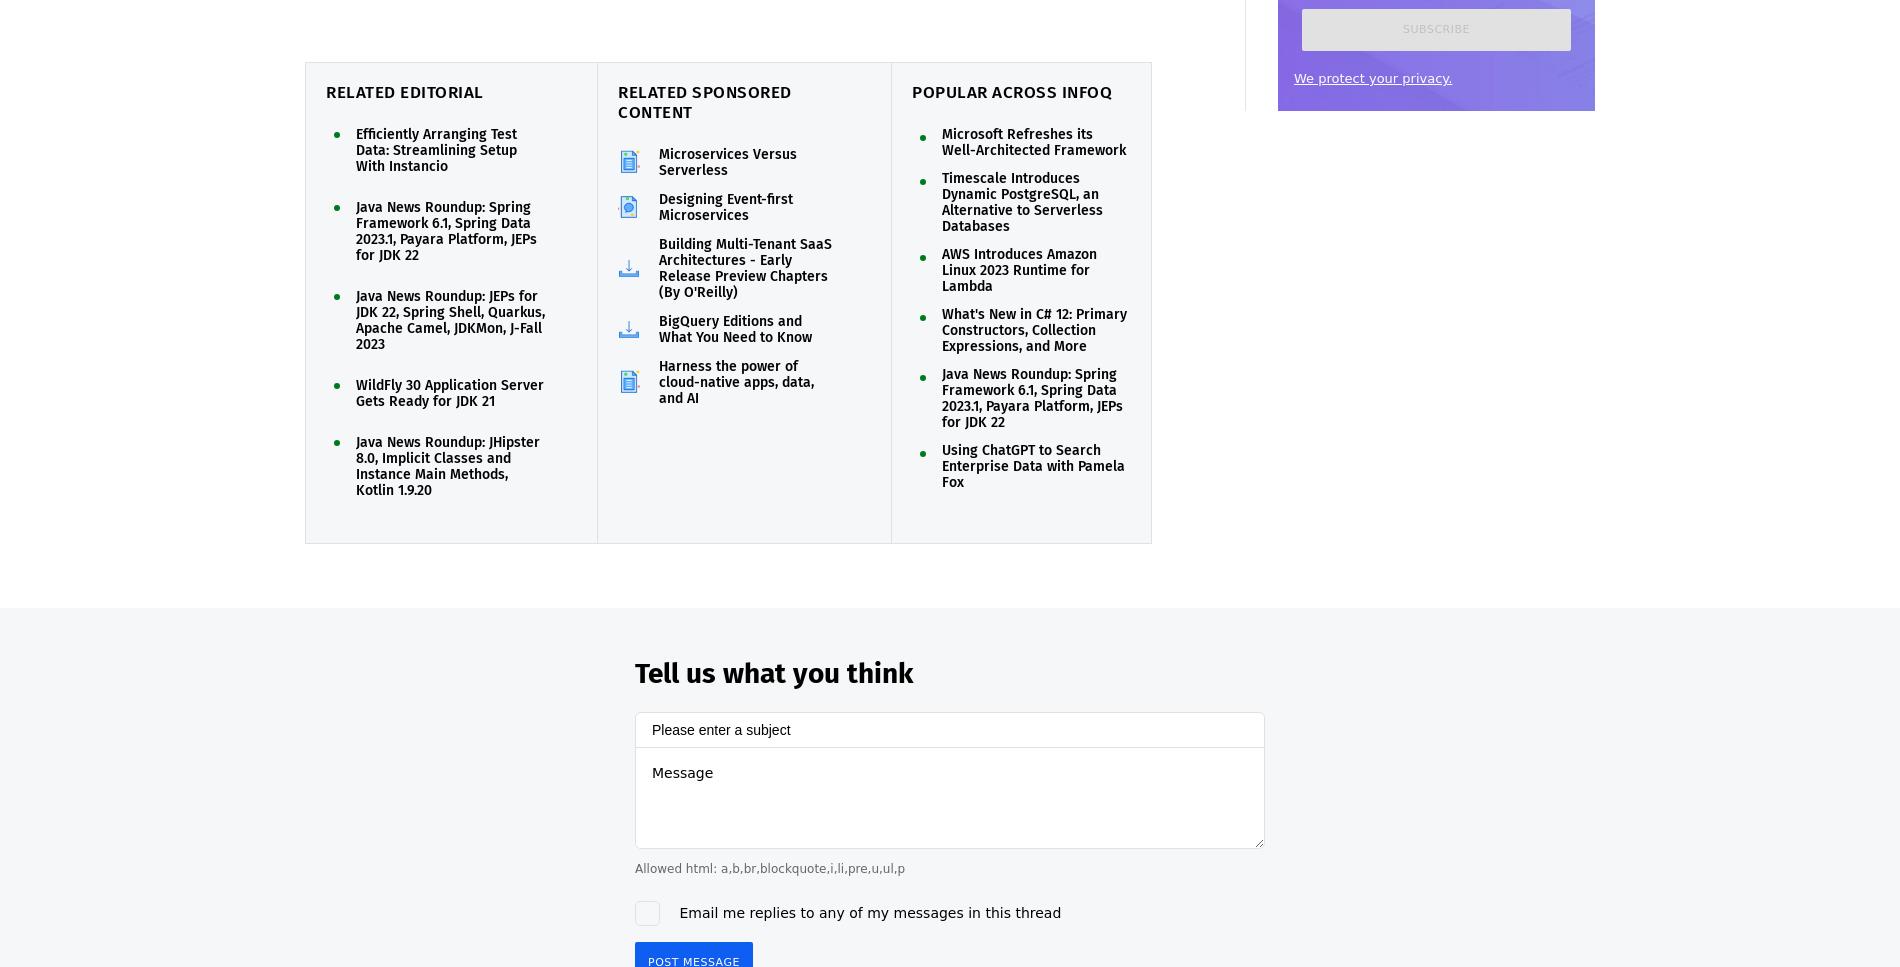 This screenshot has width=1900, height=967. What do you see at coordinates (716, 768) in the screenshot?
I see `'You need to'` at bounding box center [716, 768].